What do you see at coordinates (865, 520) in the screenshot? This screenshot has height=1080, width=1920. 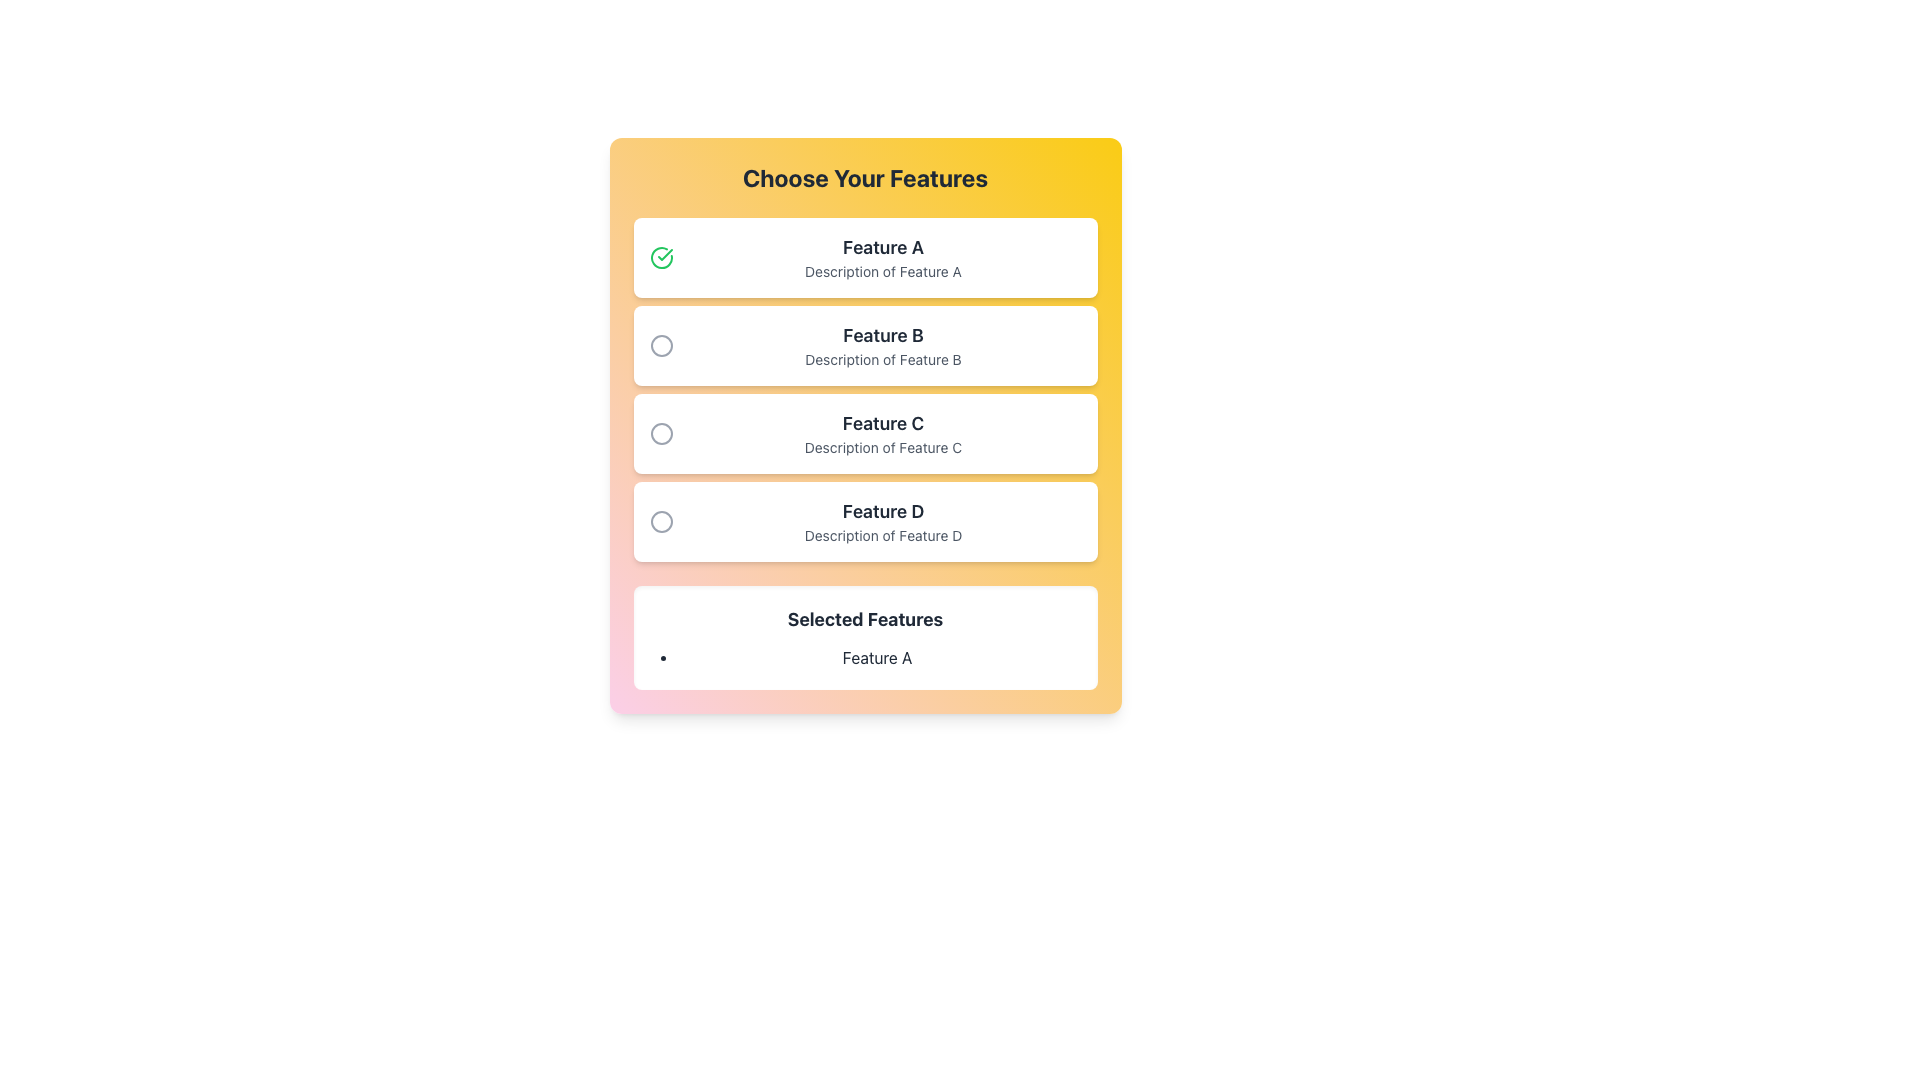 I see `the 'Feature D' selectable card, which is the fourth card in the list under 'Choose Your Features', containing a title in bold and a description below it` at bounding box center [865, 520].